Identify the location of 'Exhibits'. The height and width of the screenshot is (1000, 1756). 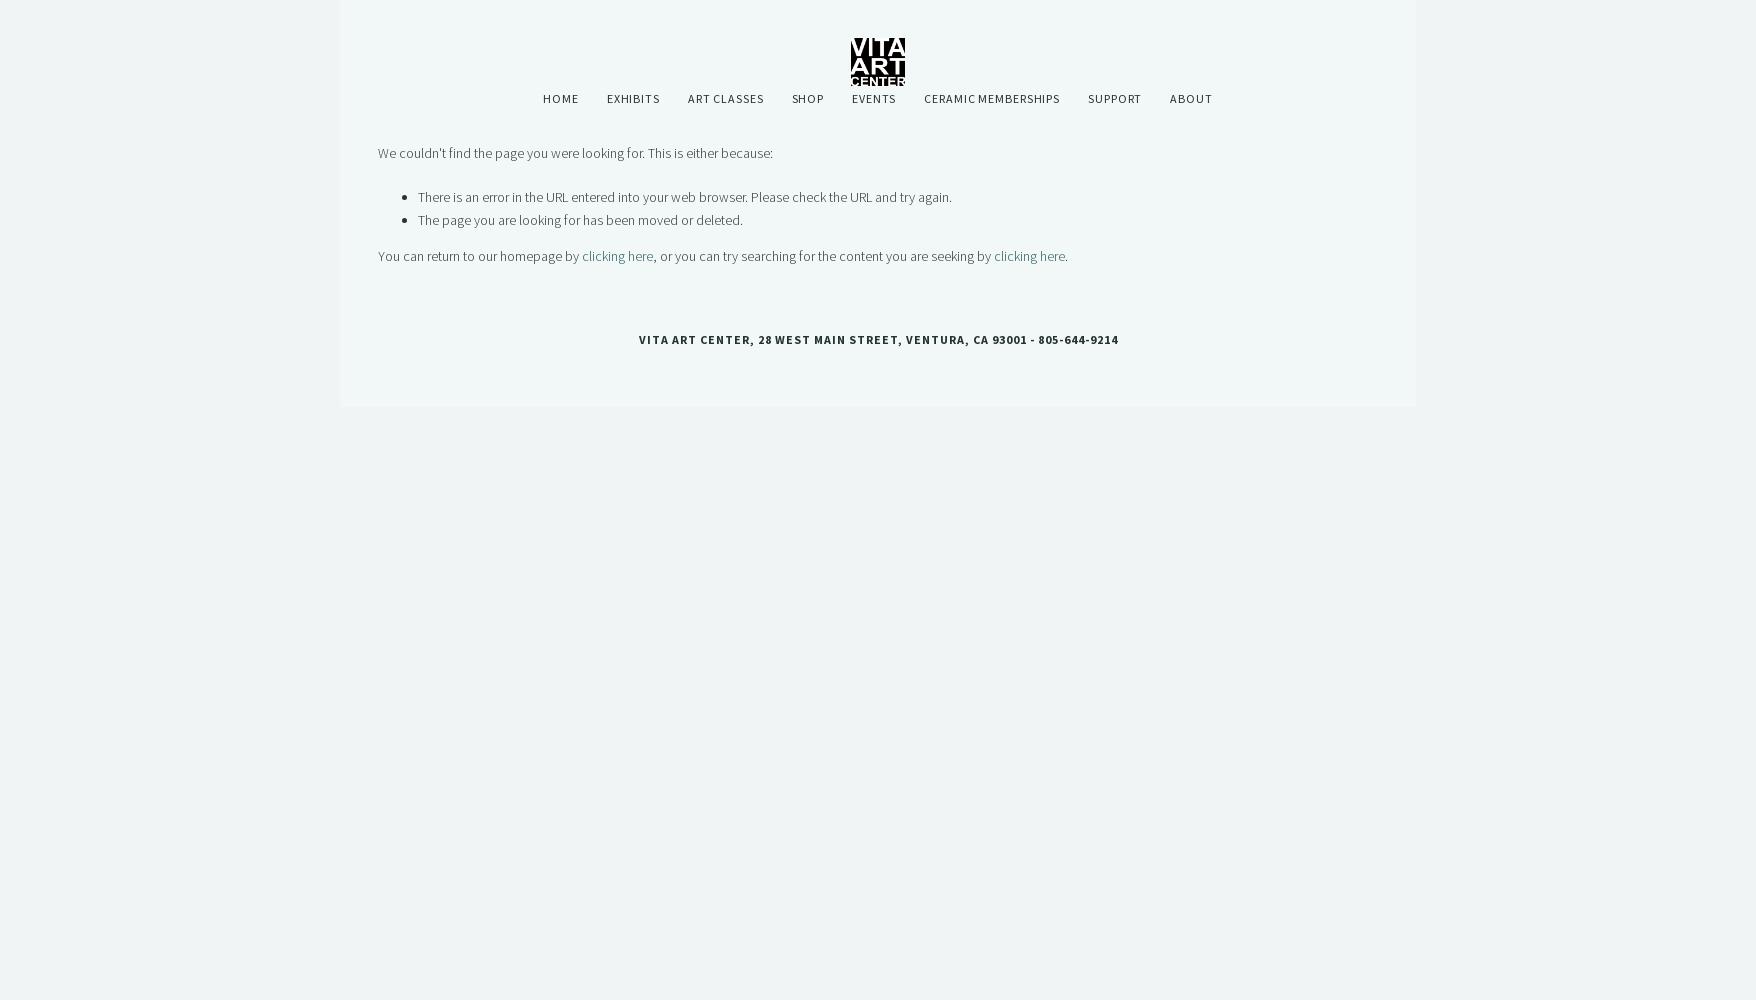
(604, 97).